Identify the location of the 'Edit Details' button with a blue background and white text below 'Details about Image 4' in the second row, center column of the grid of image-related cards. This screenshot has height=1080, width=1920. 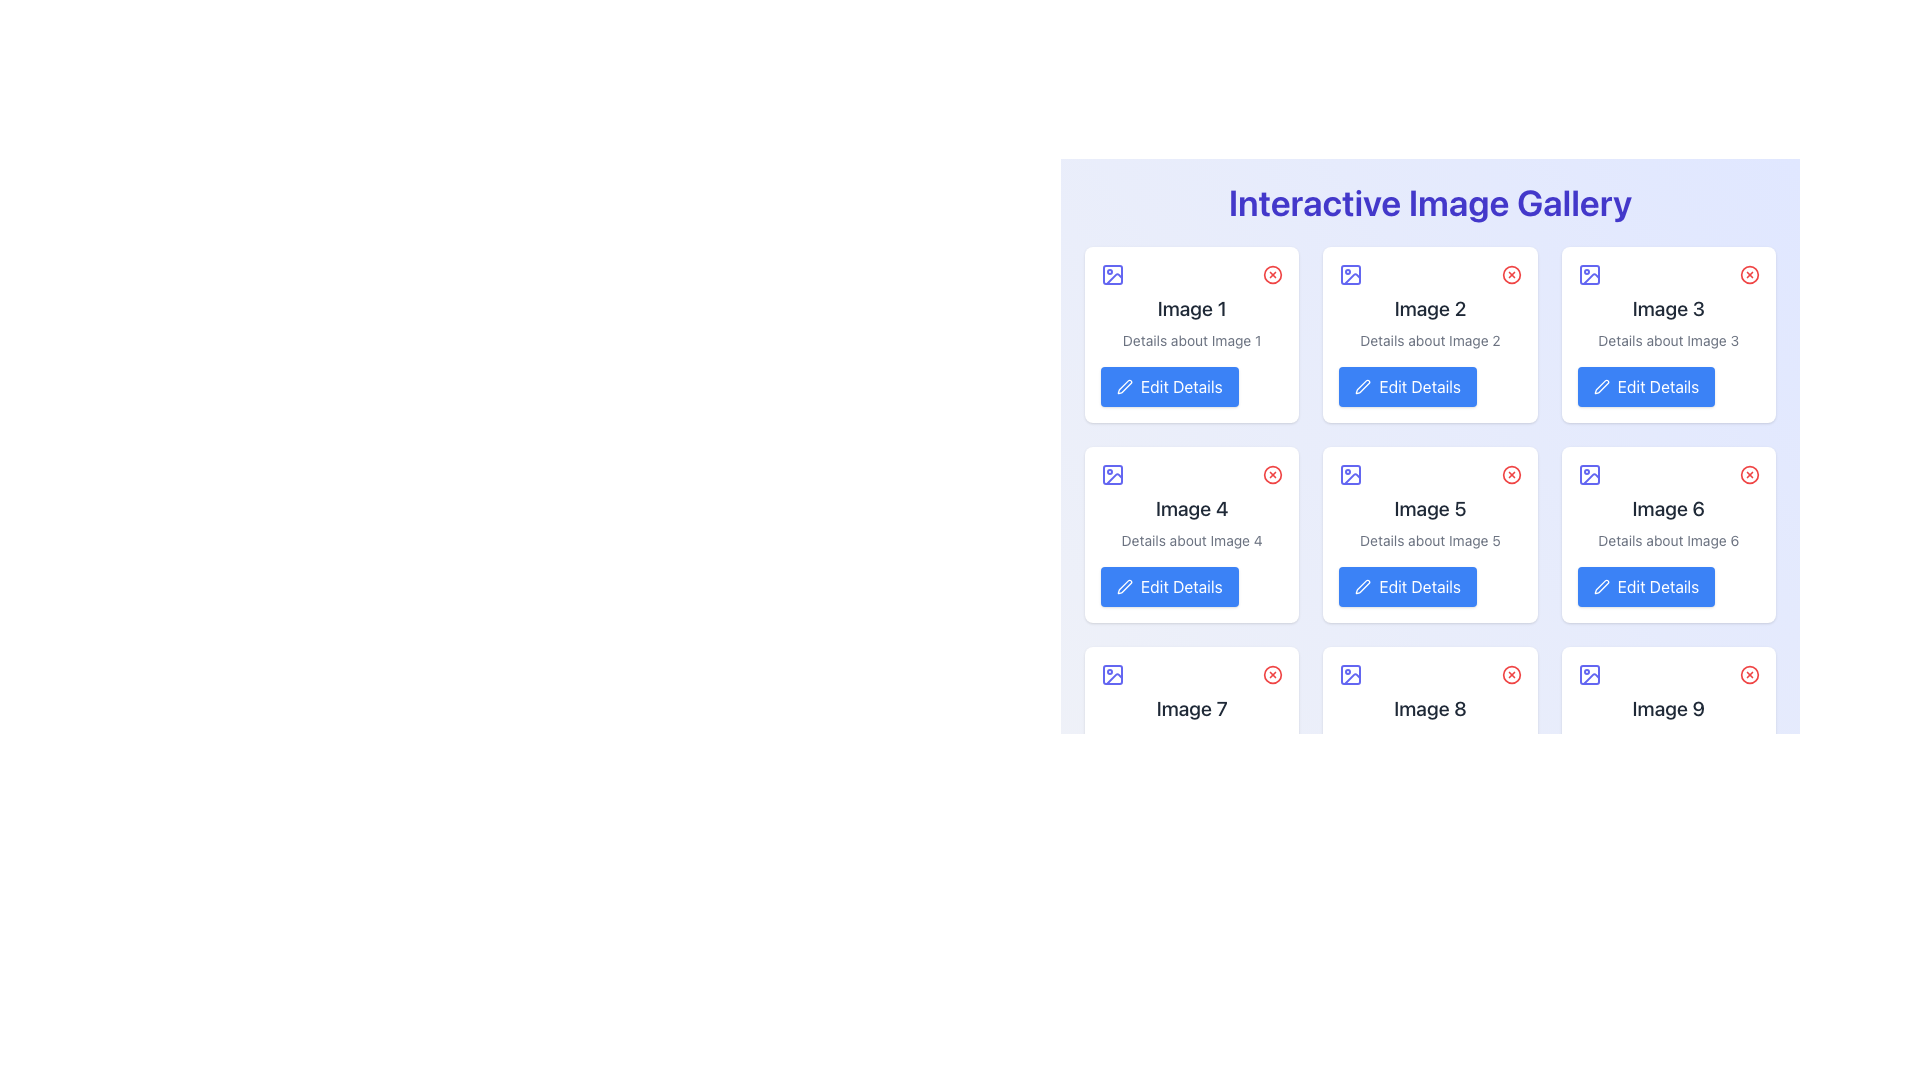
(1169, 585).